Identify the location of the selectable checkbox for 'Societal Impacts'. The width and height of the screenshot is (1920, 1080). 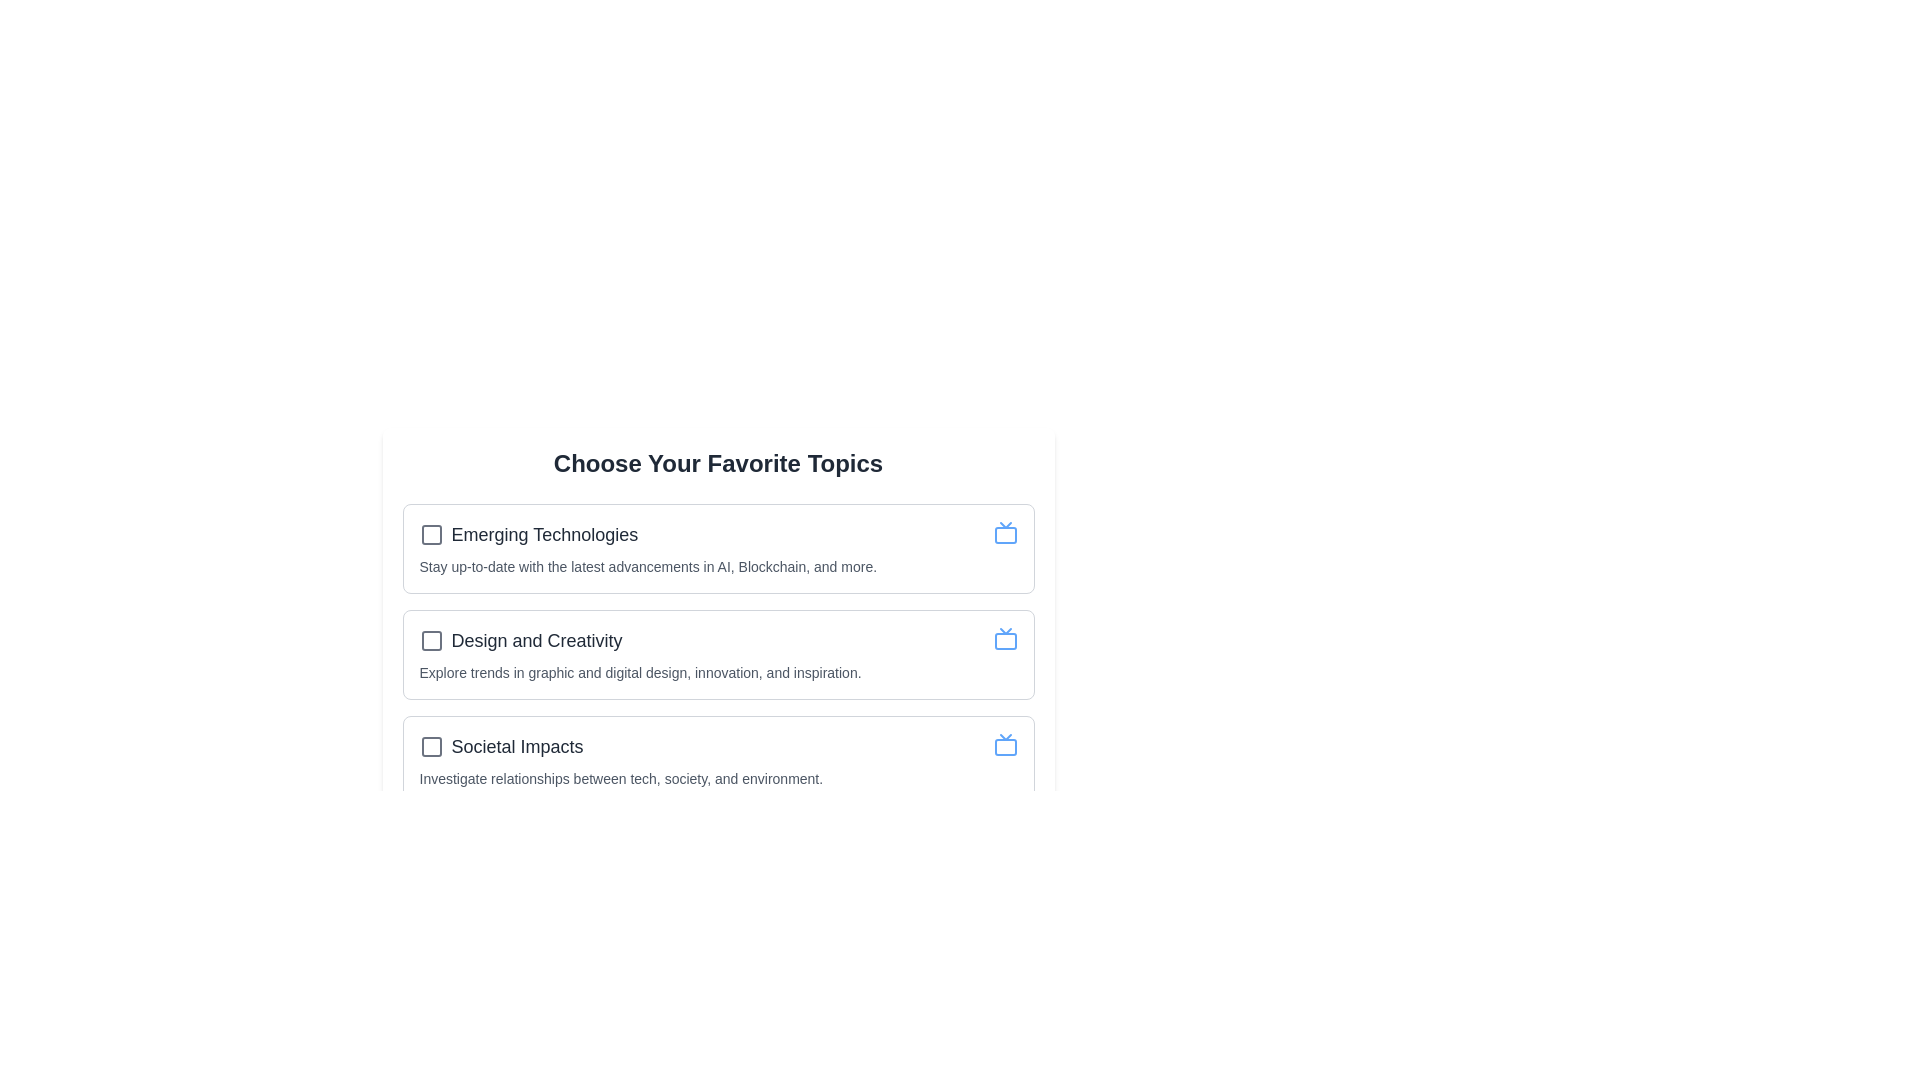
(430, 747).